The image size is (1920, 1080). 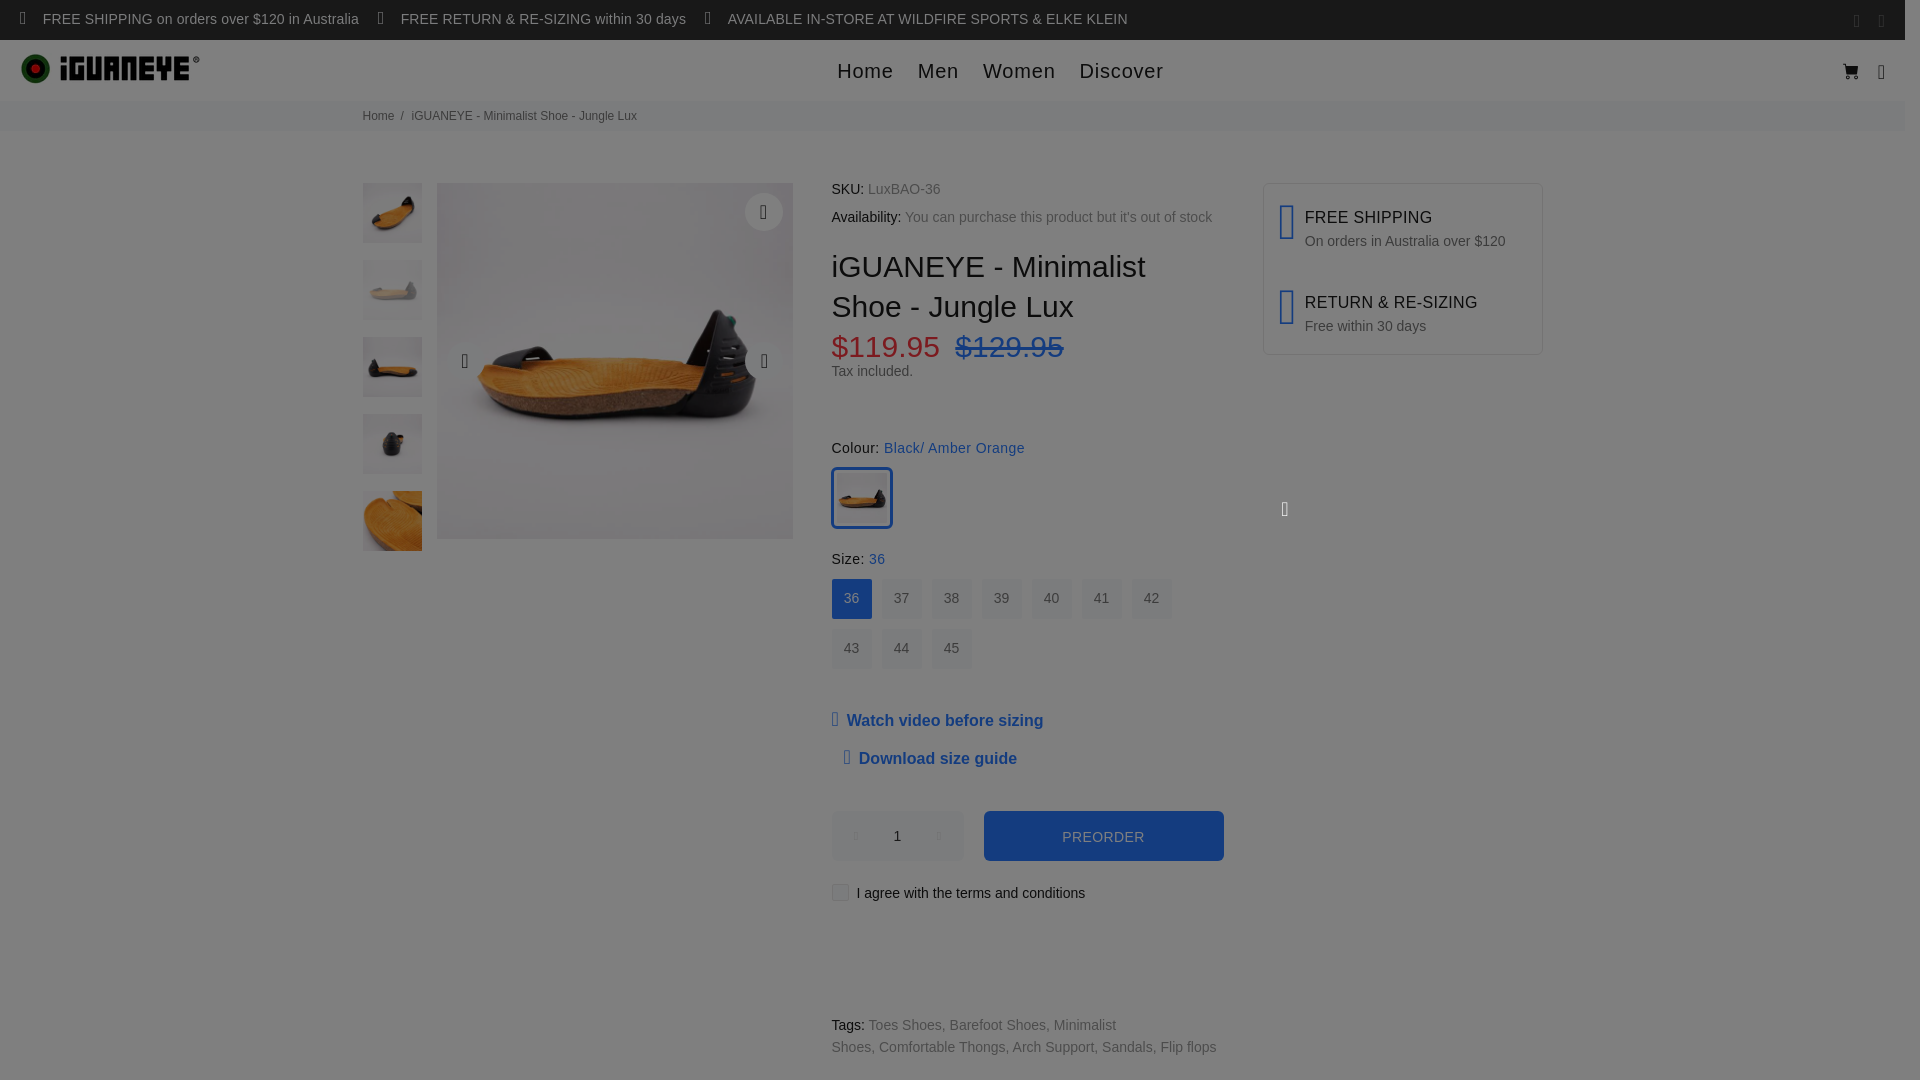 I want to click on 'Flip flops', so click(x=1160, y=1045).